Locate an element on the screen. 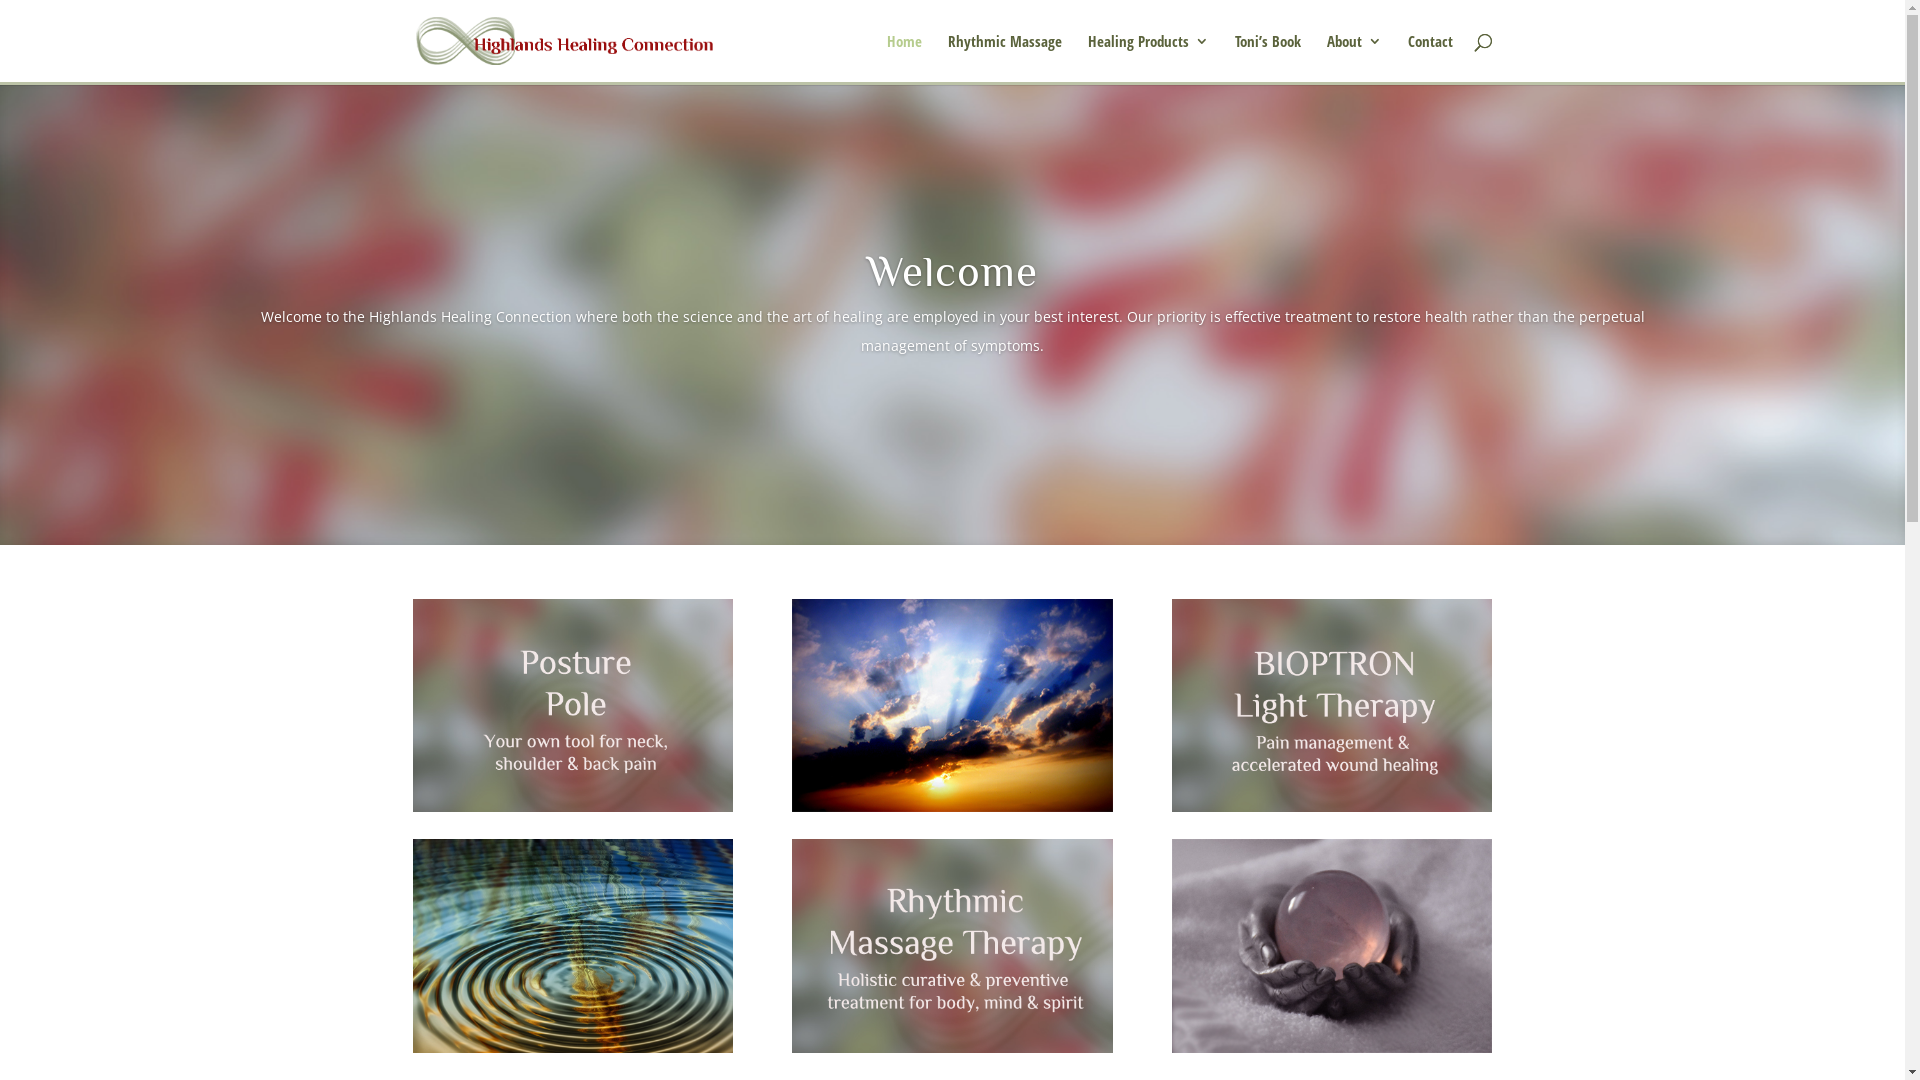 Image resolution: width=1920 pixels, height=1080 pixels. 'Contact' is located at coordinates (1429, 56).